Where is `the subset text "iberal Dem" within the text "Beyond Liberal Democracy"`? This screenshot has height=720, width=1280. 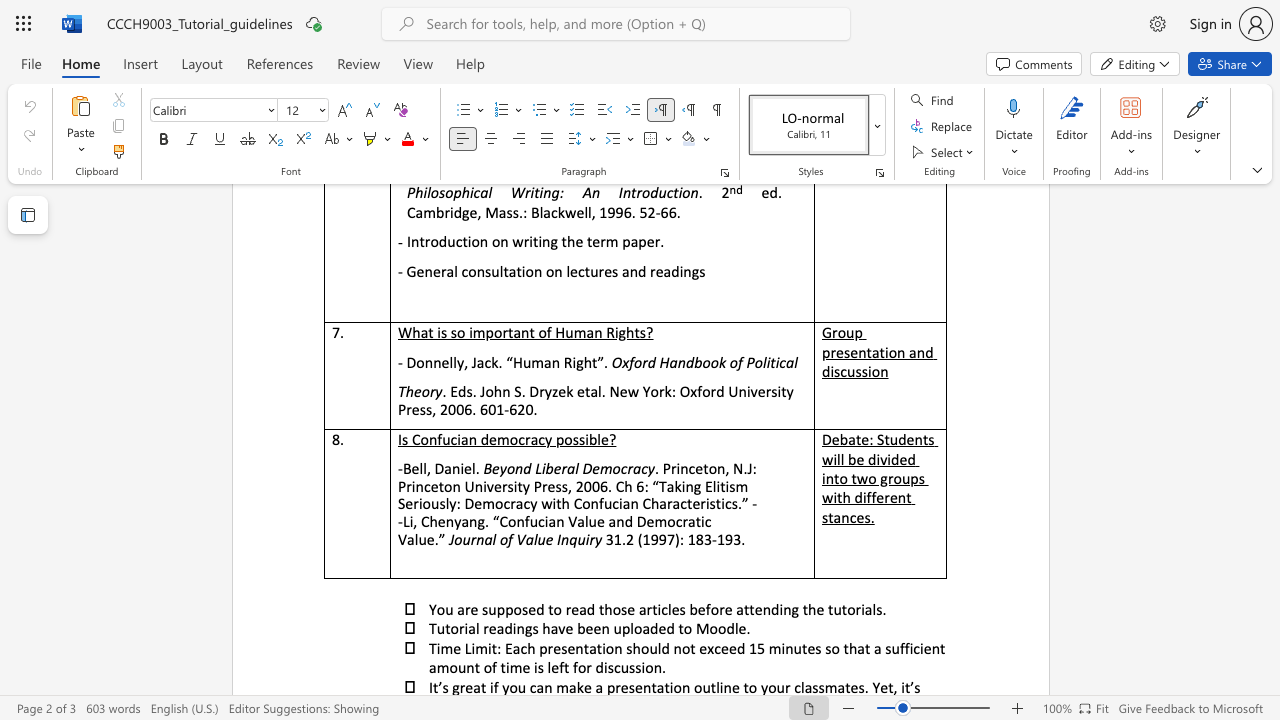
the subset text "iberal Dem" within the text "Beyond Liberal Democracy" is located at coordinates (541, 468).